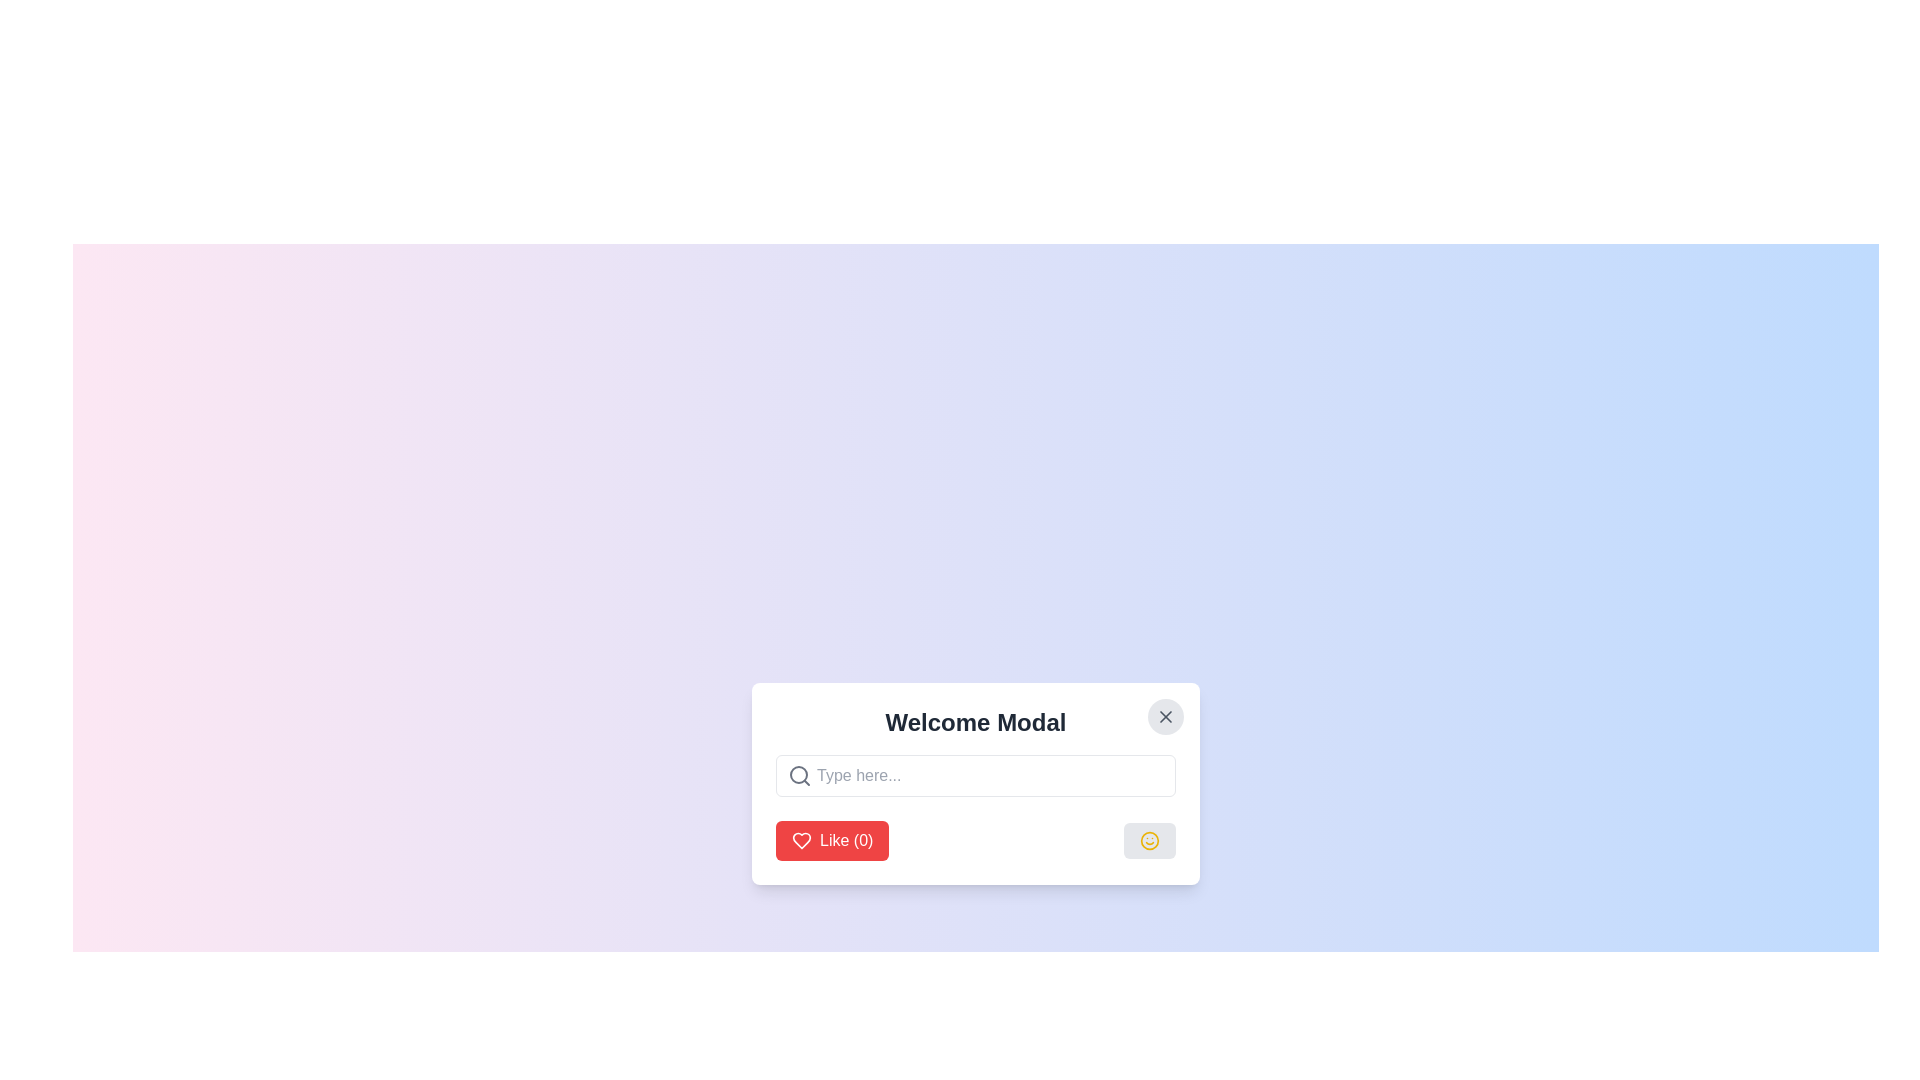 Image resolution: width=1920 pixels, height=1080 pixels. What do you see at coordinates (1150, 840) in the screenshot?
I see `the yellow circular graphic resembling a smiley face located in the modal's bottom-right corner, adjacent to the 'Like(0)' button` at bounding box center [1150, 840].